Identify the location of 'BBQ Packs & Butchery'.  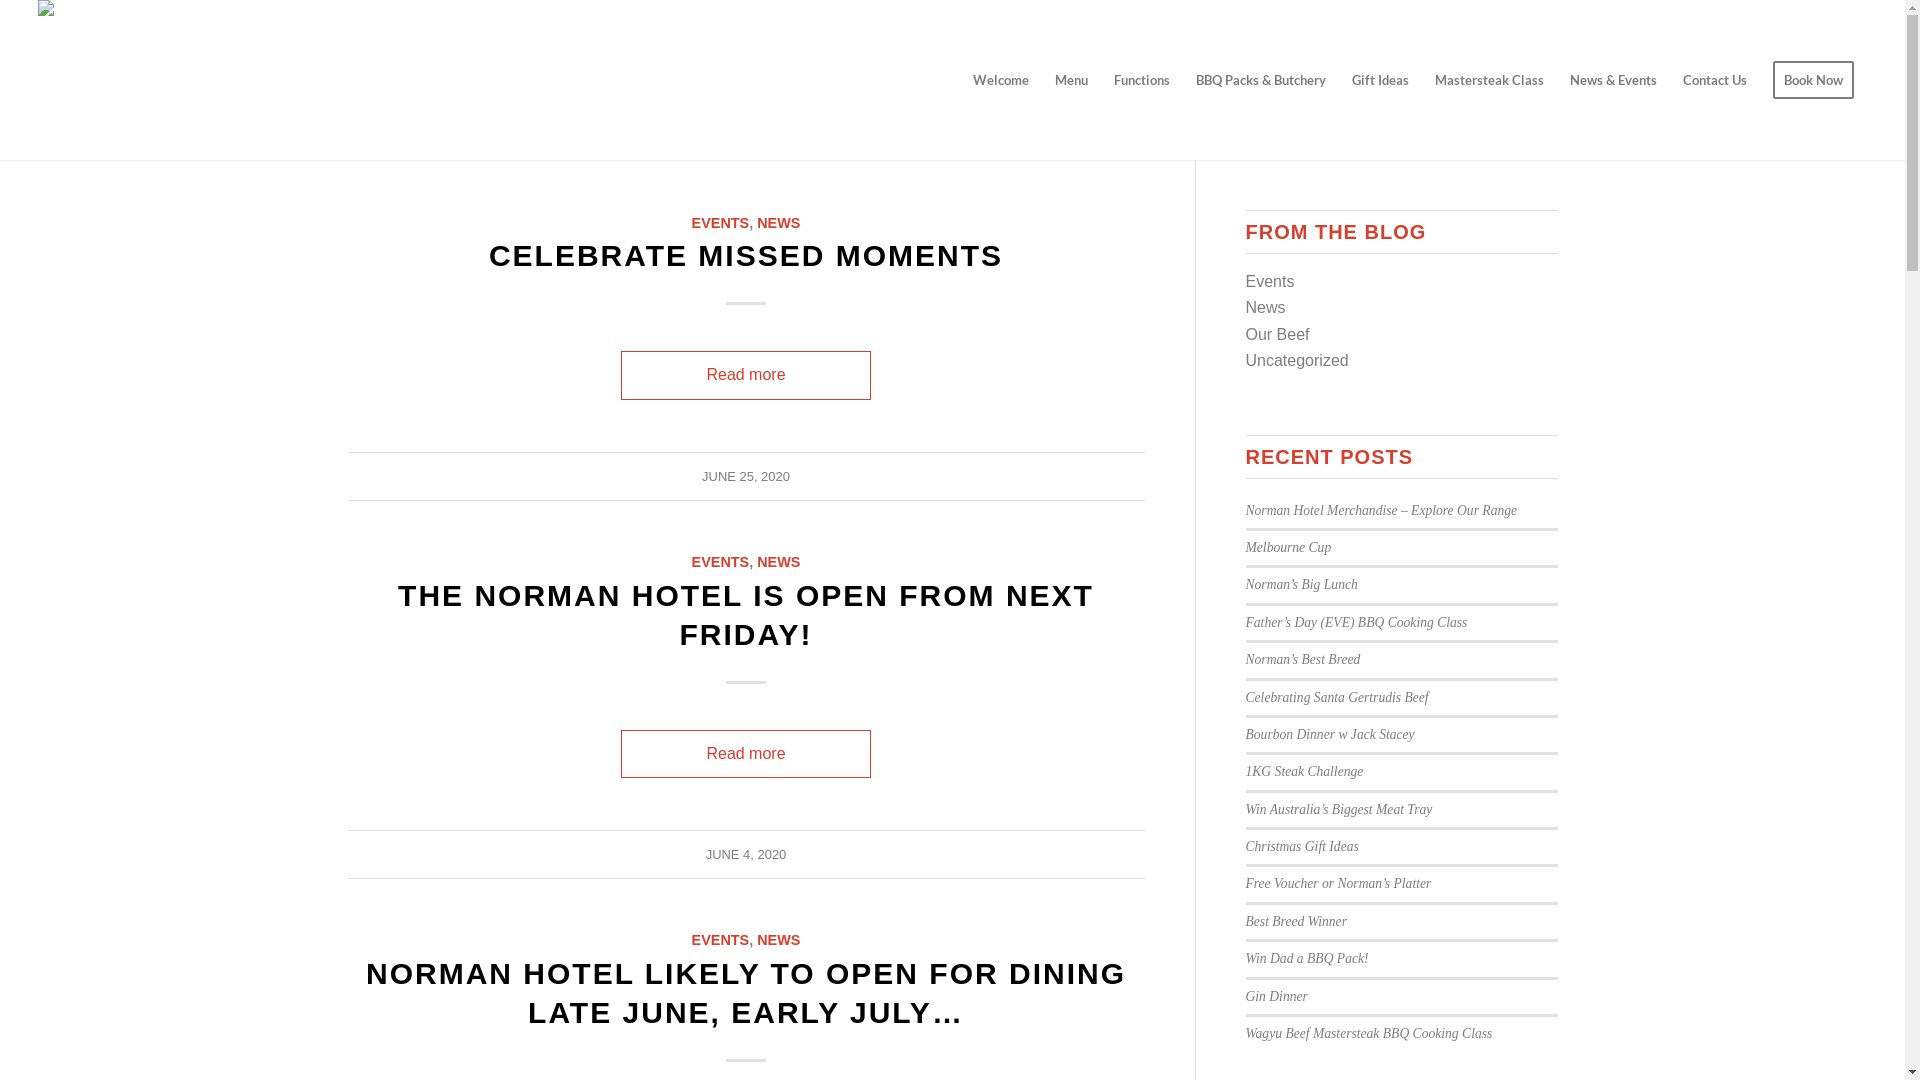
(1260, 79).